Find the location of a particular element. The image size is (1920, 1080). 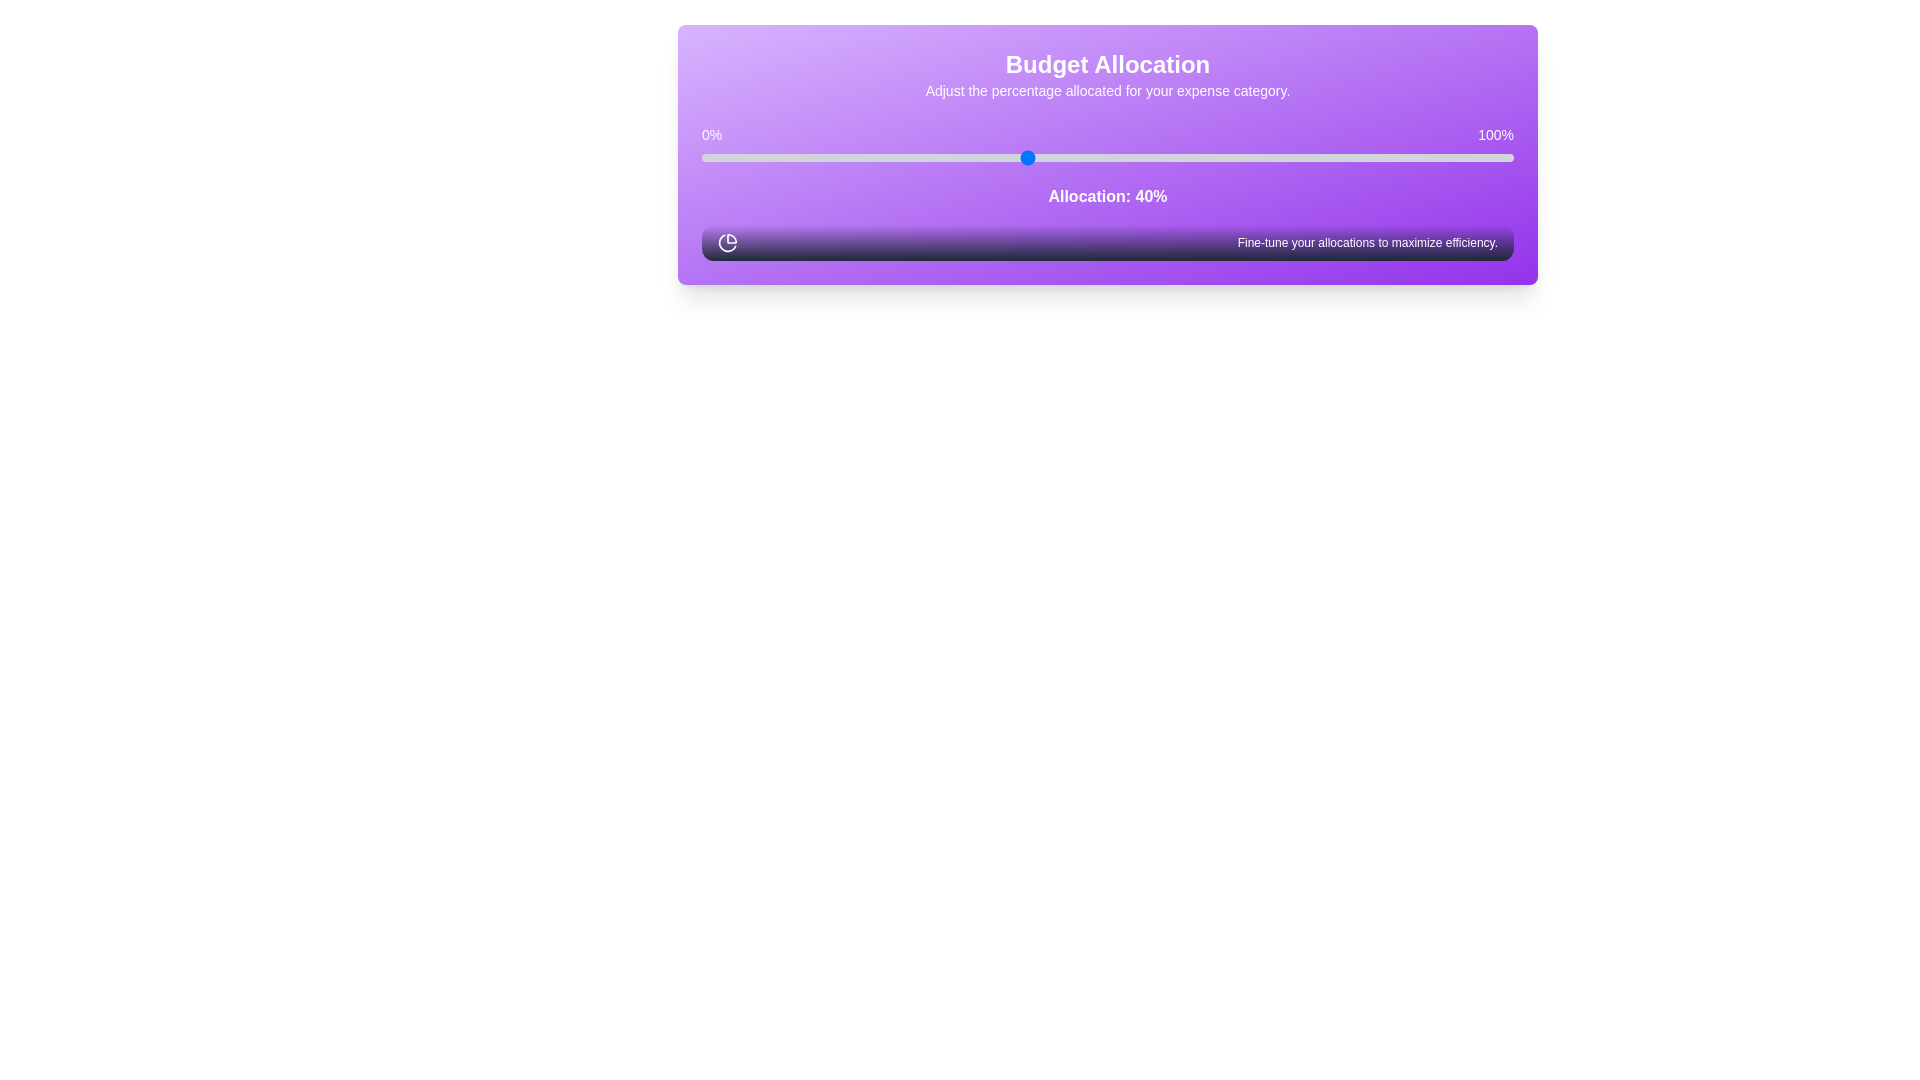

the Informational Component which is a horizontal bar with a gradient background and contains a pie chart icon and text reading 'Fine-tune your allocations to maximize efficiency.' located at the bottom of the 'Budget Allocation' card is located at coordinates (1107, 242).